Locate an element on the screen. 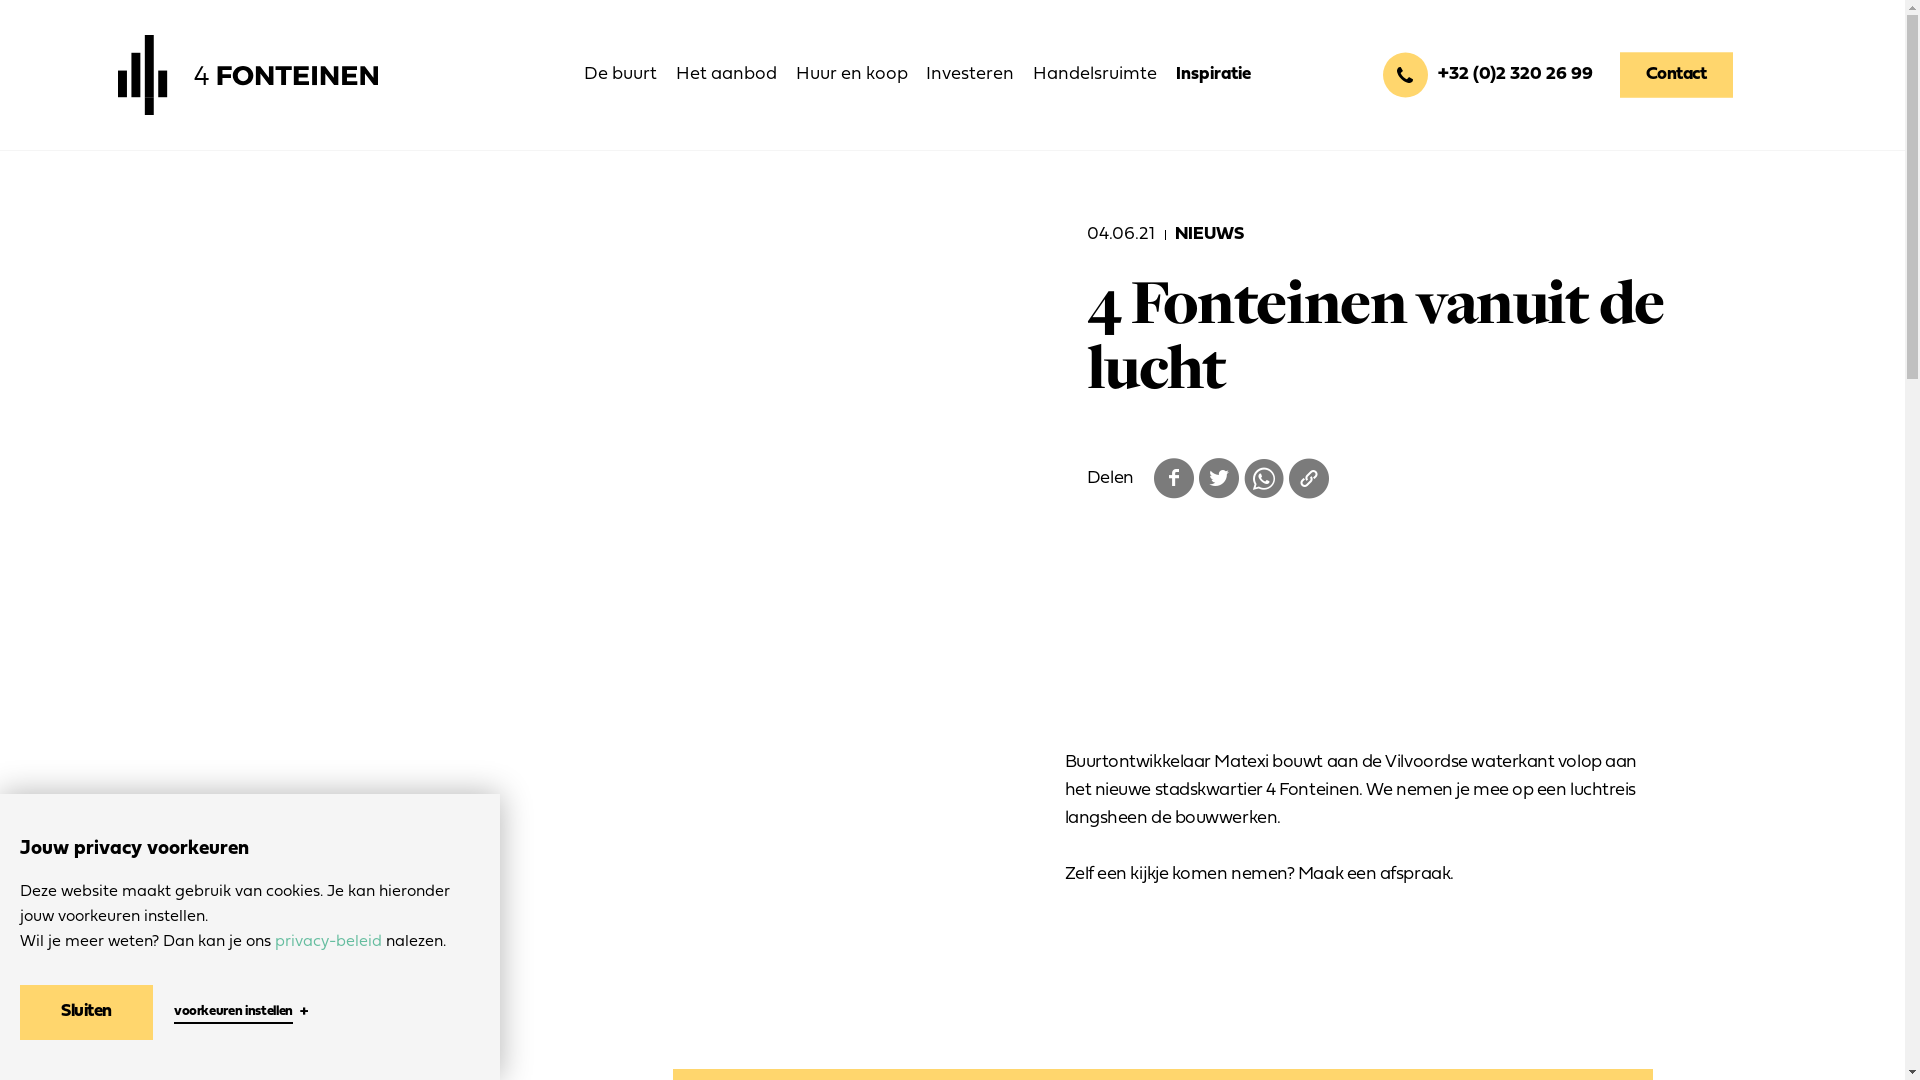 Image resolution: width=1920 pixels, height=1080 pixels. 'voorkeuren instellen' is located at coordinates (233, 1011).